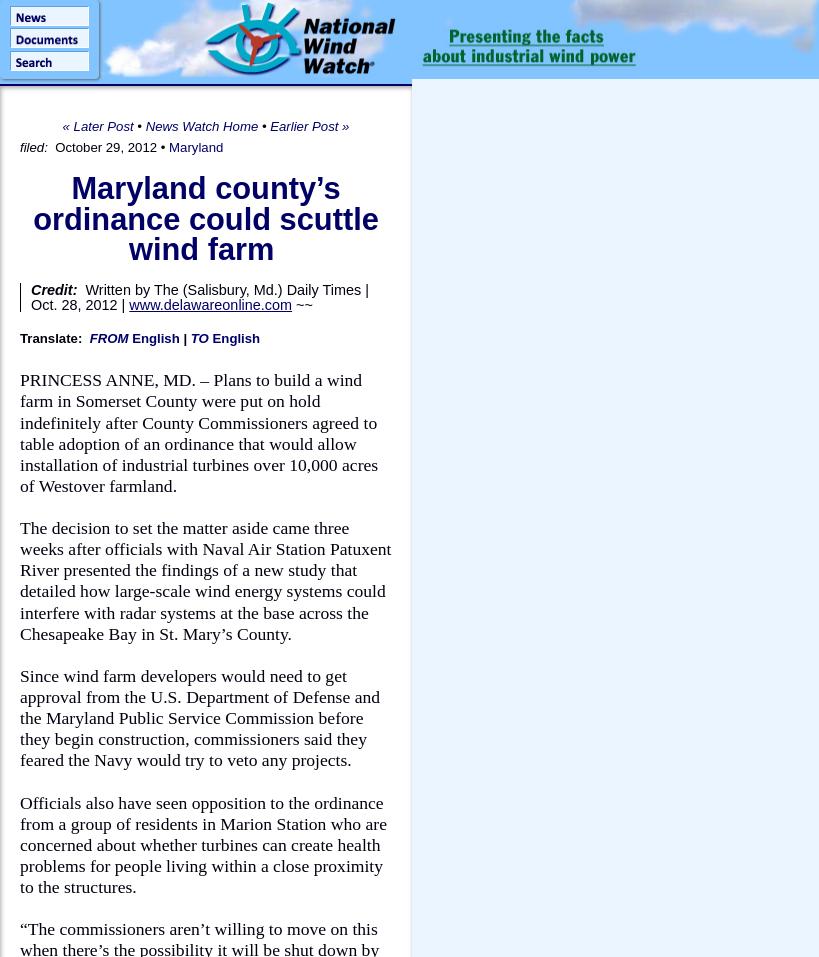 This screenshot has width=819, height=957. What do you see at coordinates (309, 126) in the screenshot?
I see `'Earlier Post »'` at bounding box center [309, 126].